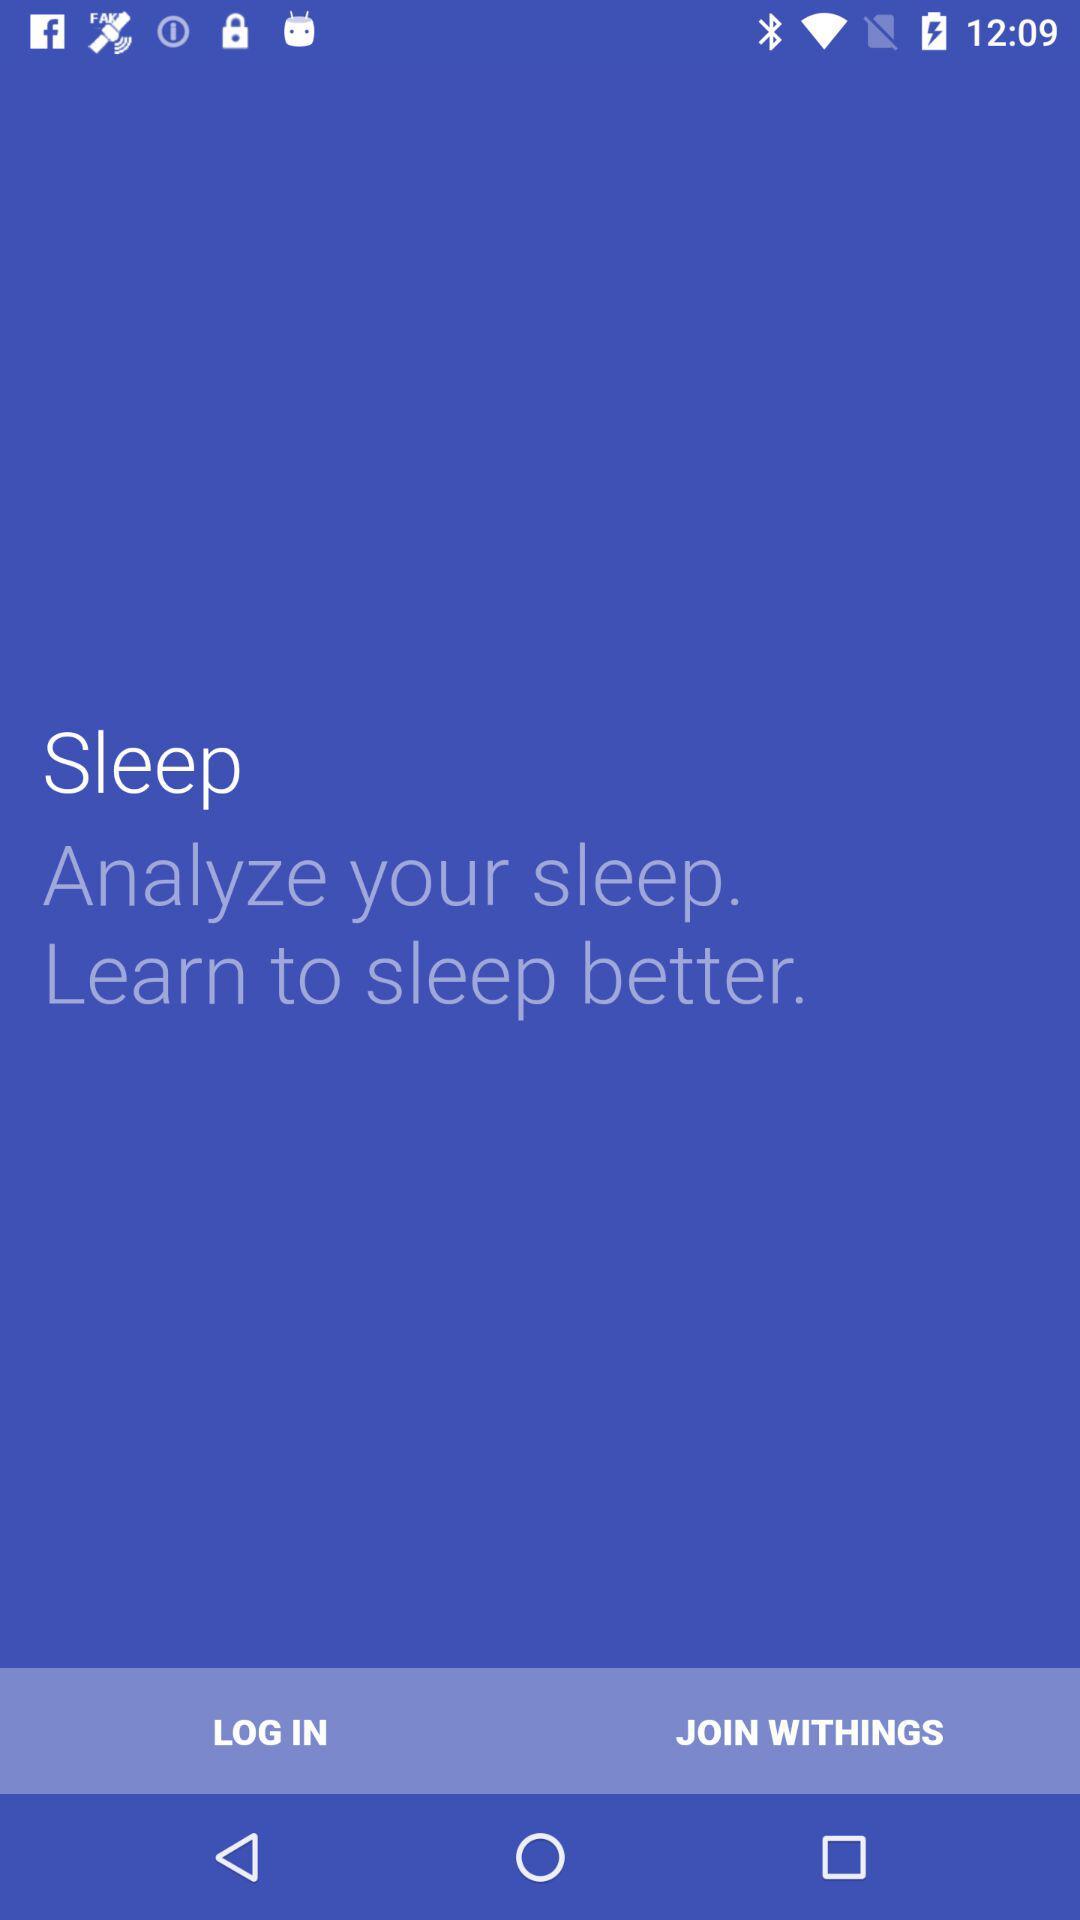  Describe the element at coordinates (810, 1730) in the screenshot. I see `icon next to log in` at that location.